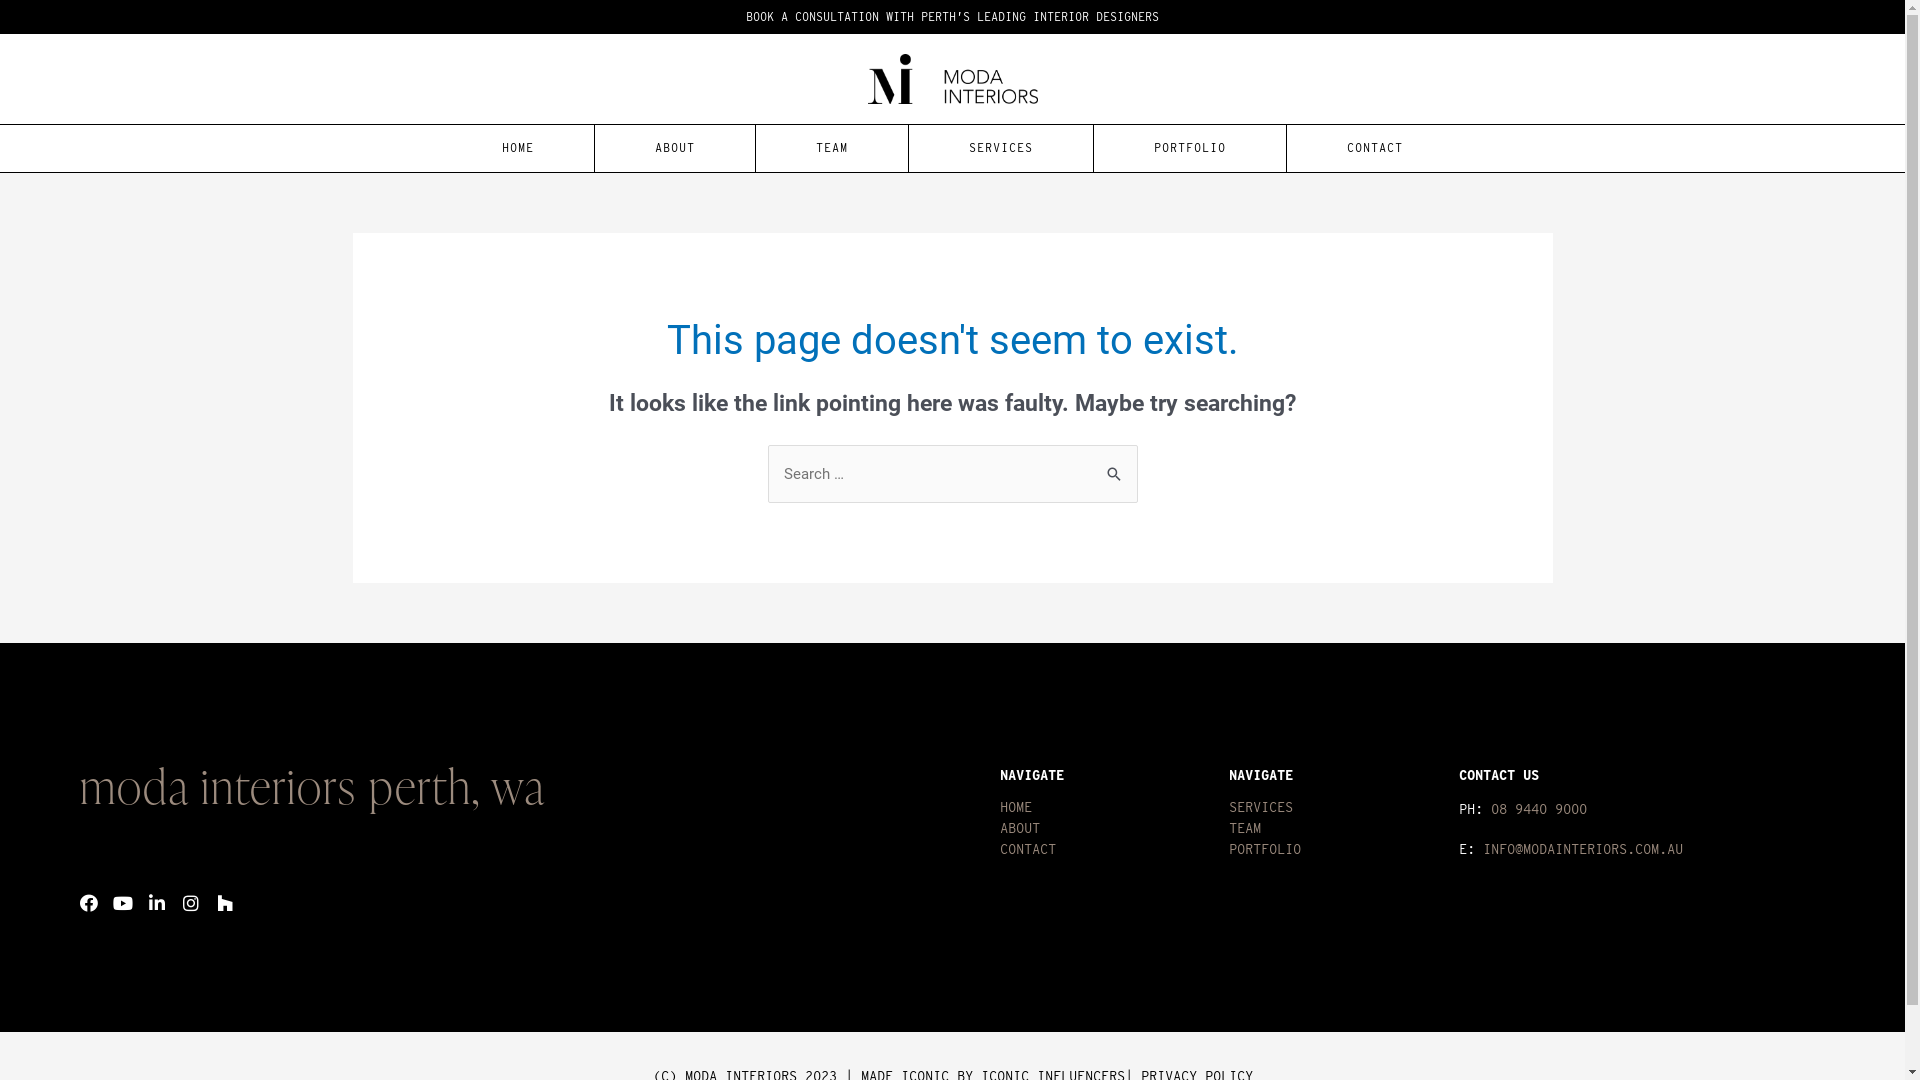 The height and width of the screenshot is (1080, 1920). Describe the element at coordinates (1333, 849) in the screenshot. I see `'PORTFOLIO'` at that location.